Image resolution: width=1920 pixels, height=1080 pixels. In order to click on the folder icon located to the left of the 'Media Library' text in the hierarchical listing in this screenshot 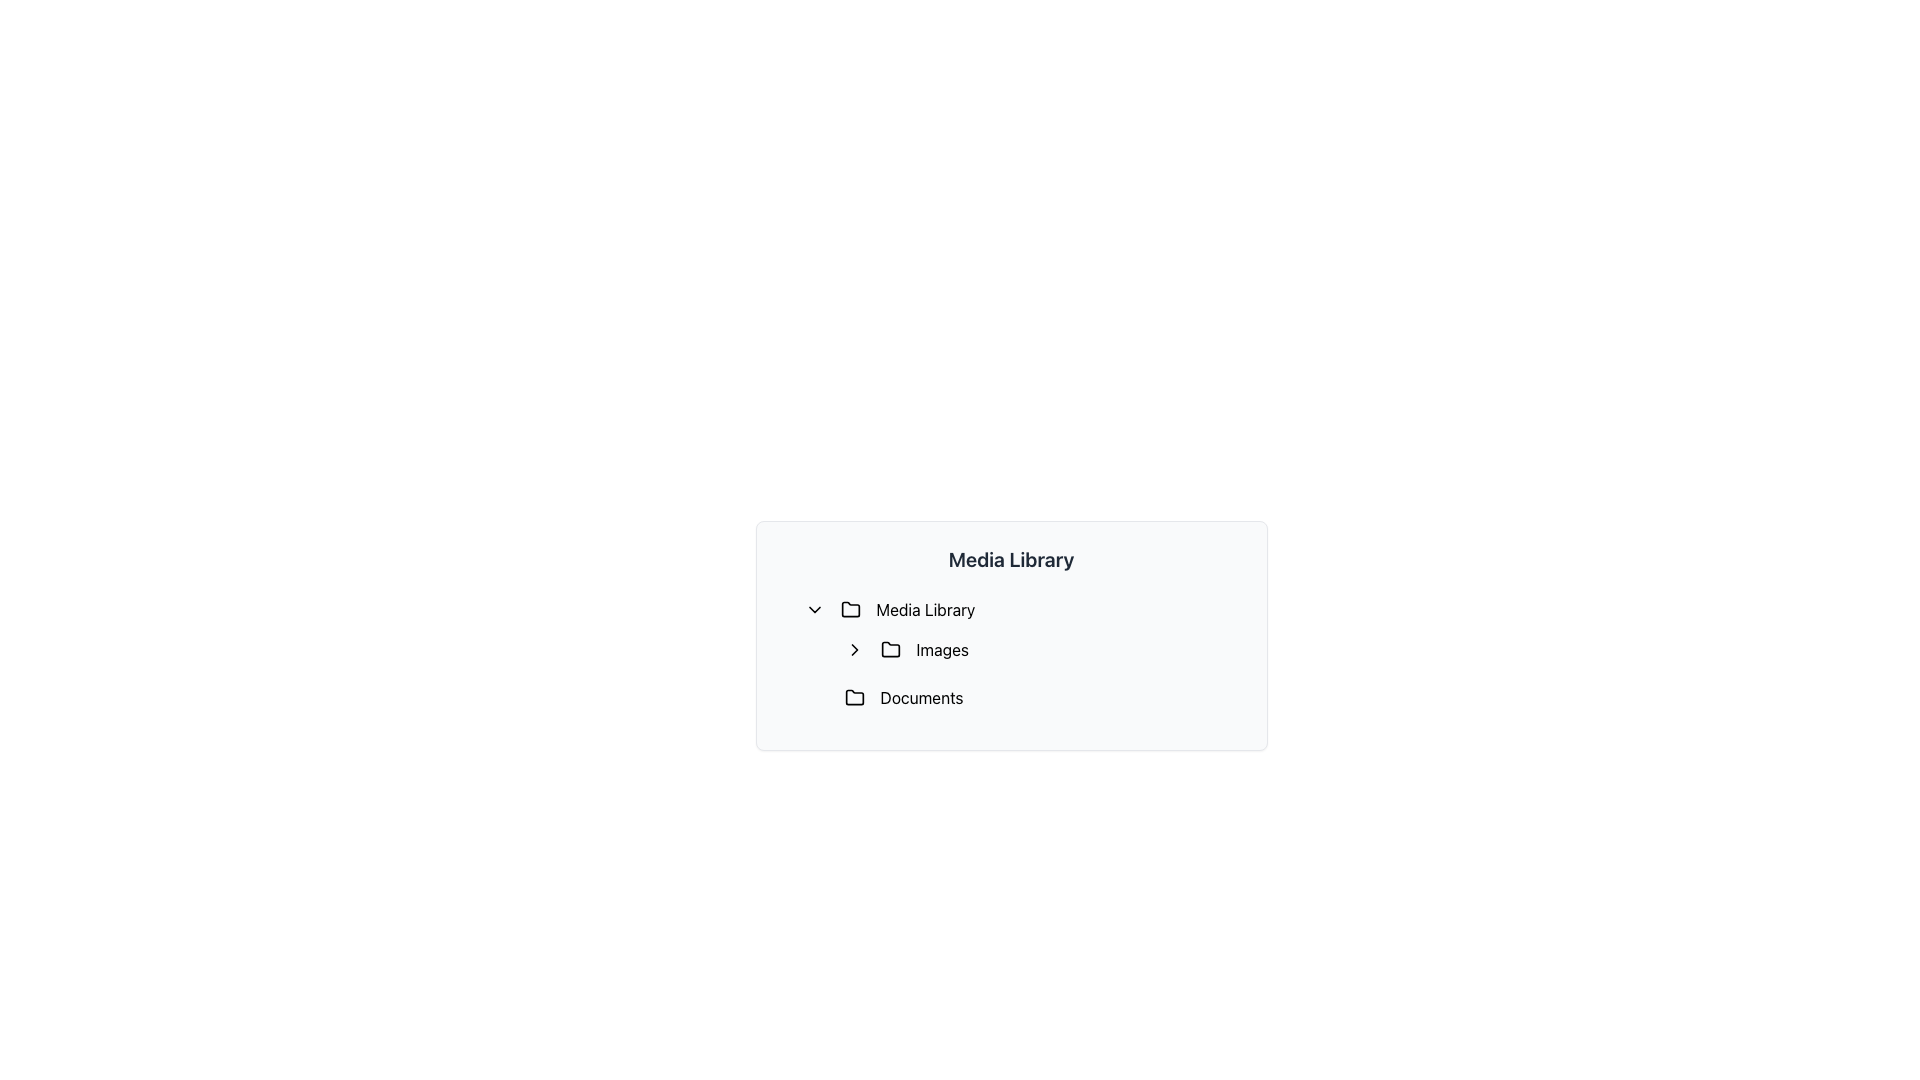, I will do `click(850, 608)`.